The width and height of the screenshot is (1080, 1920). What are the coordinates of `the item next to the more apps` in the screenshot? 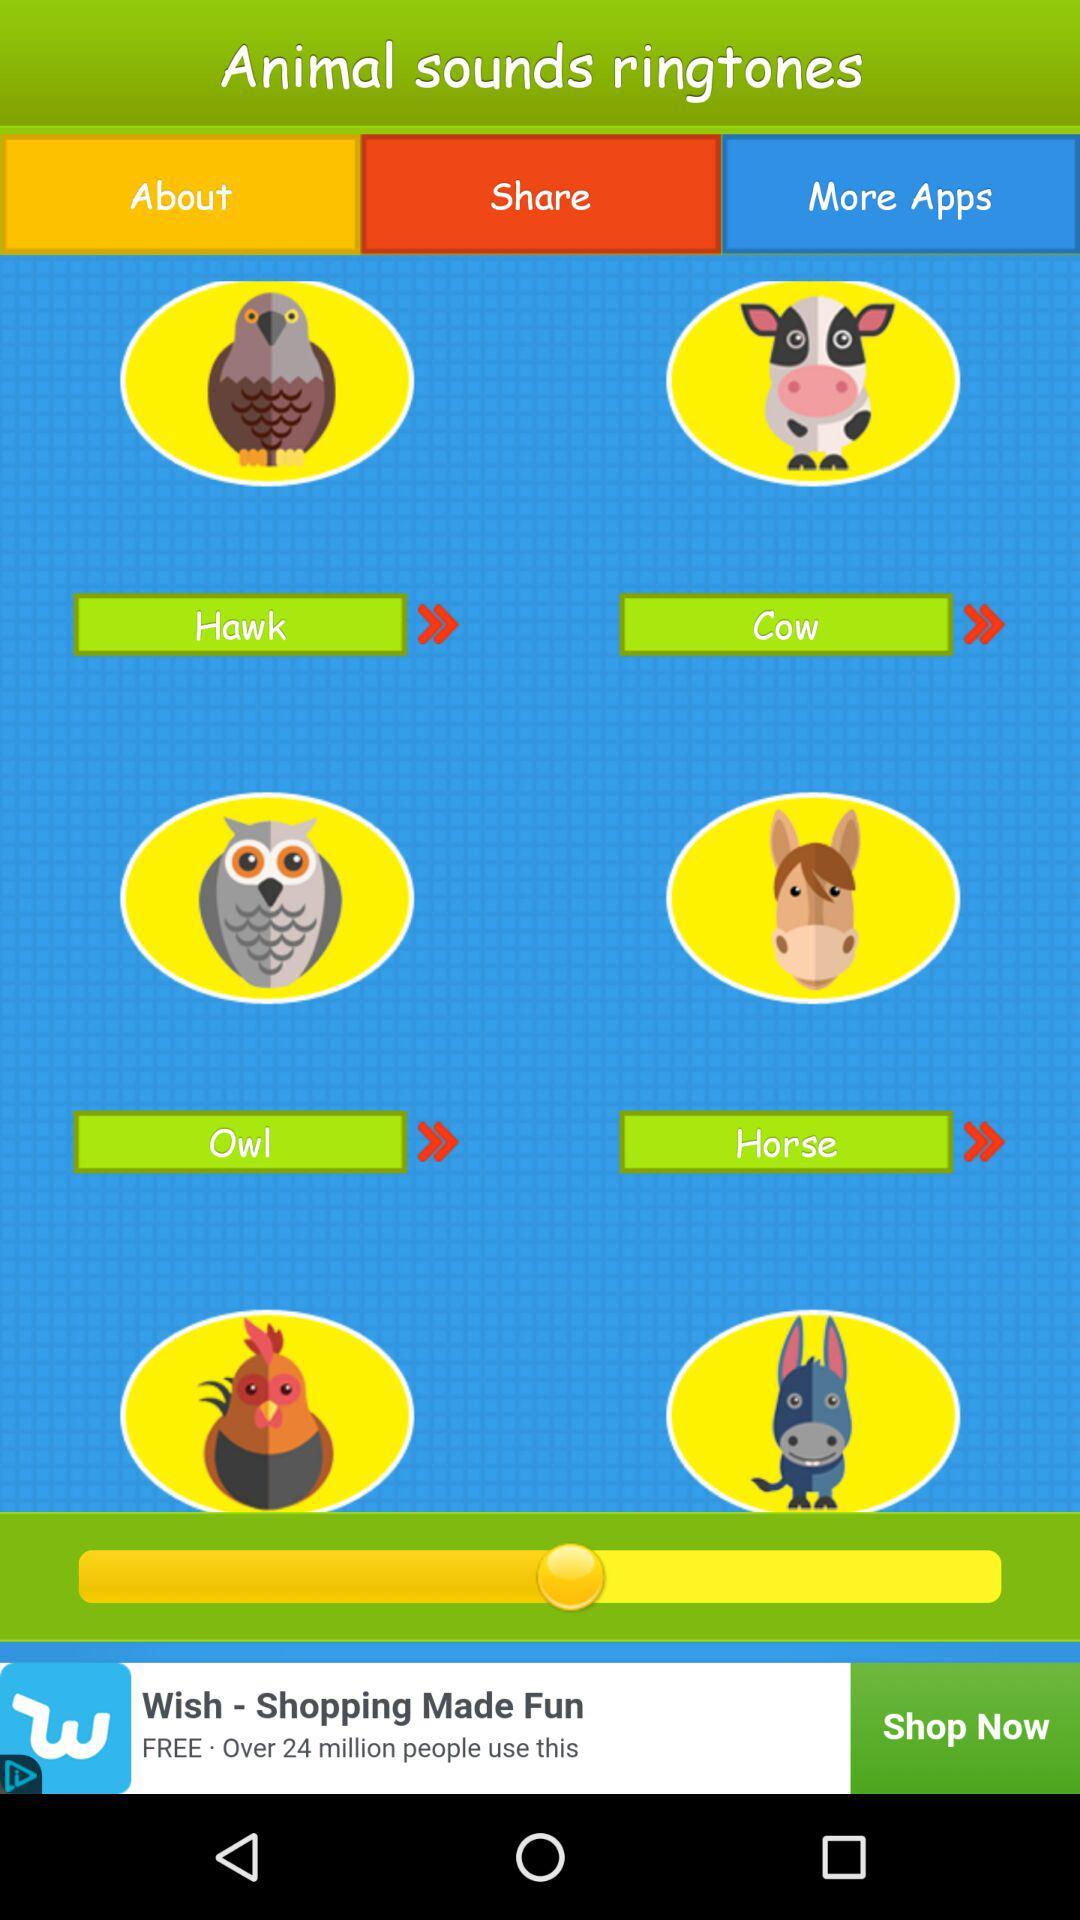 It's located at (540, 194).